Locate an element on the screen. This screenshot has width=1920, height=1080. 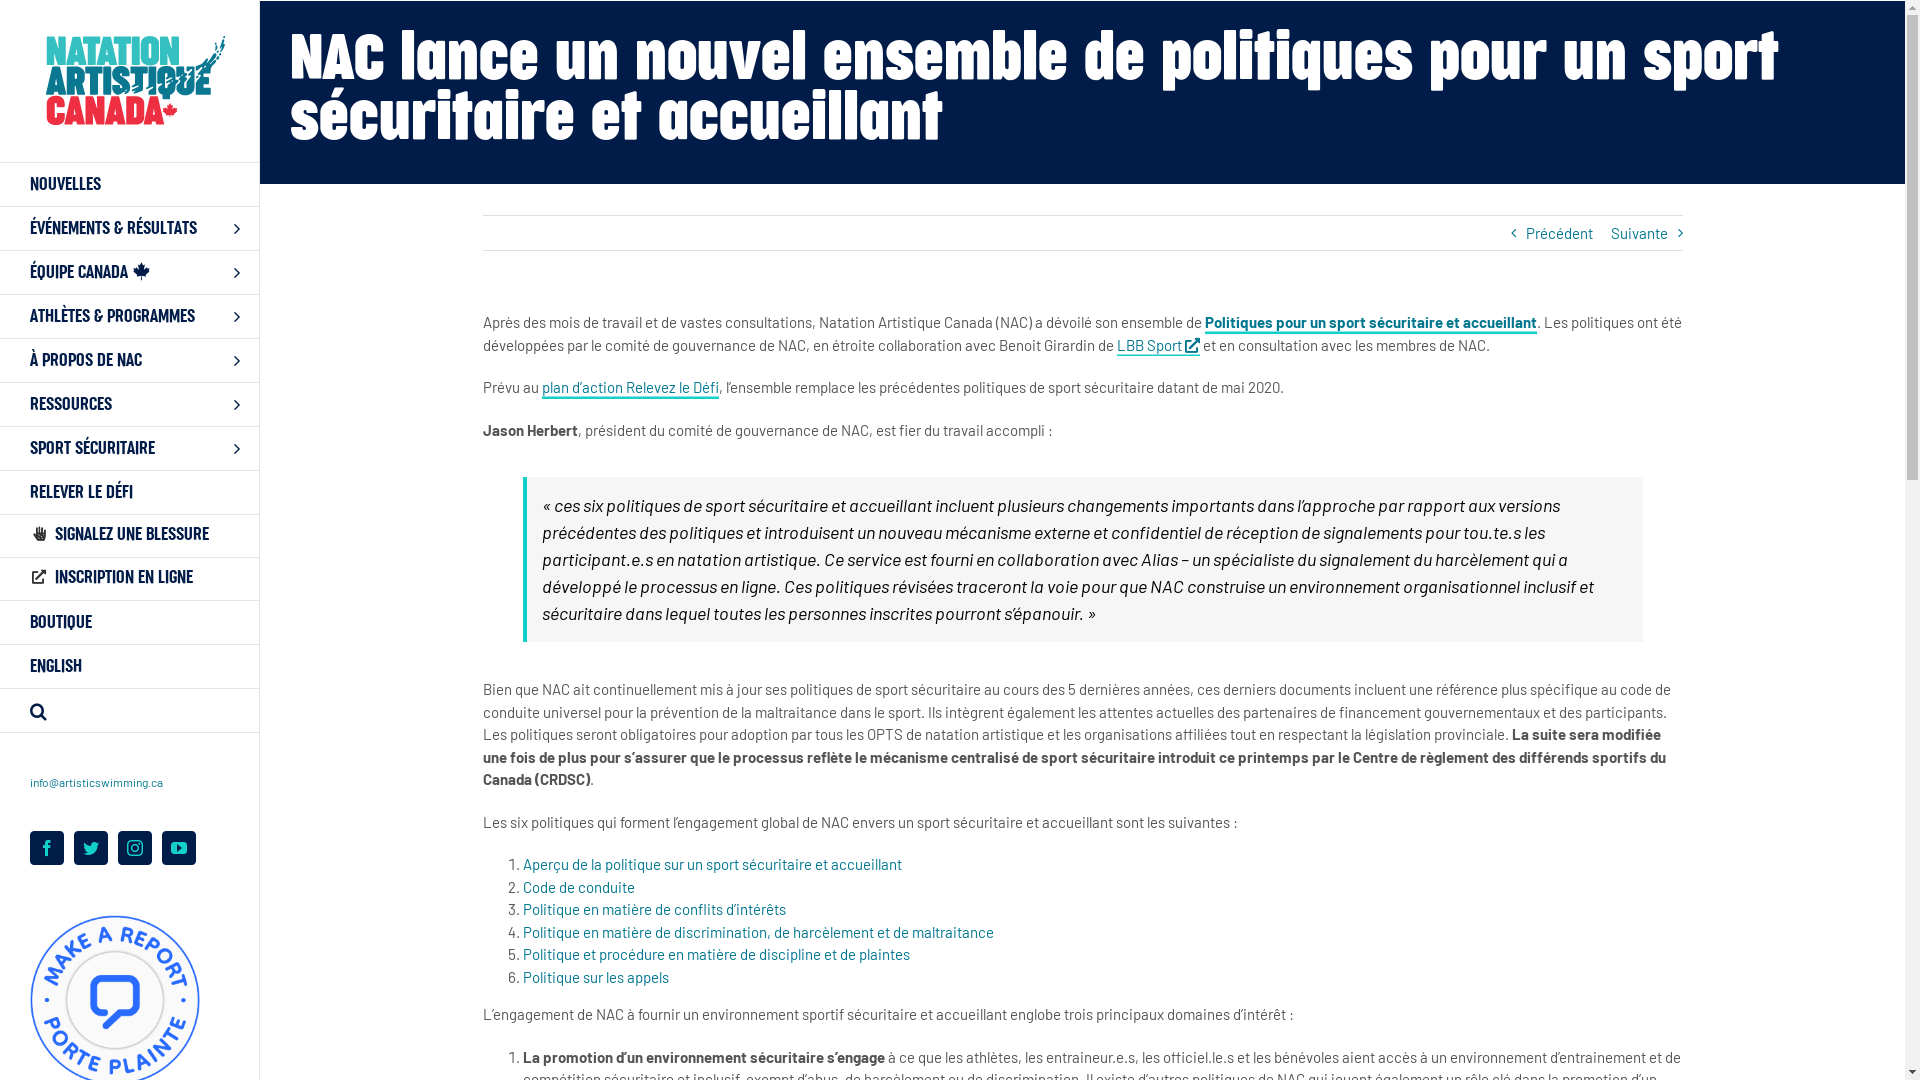
'Twitter' is located at coordinates (90, 848).